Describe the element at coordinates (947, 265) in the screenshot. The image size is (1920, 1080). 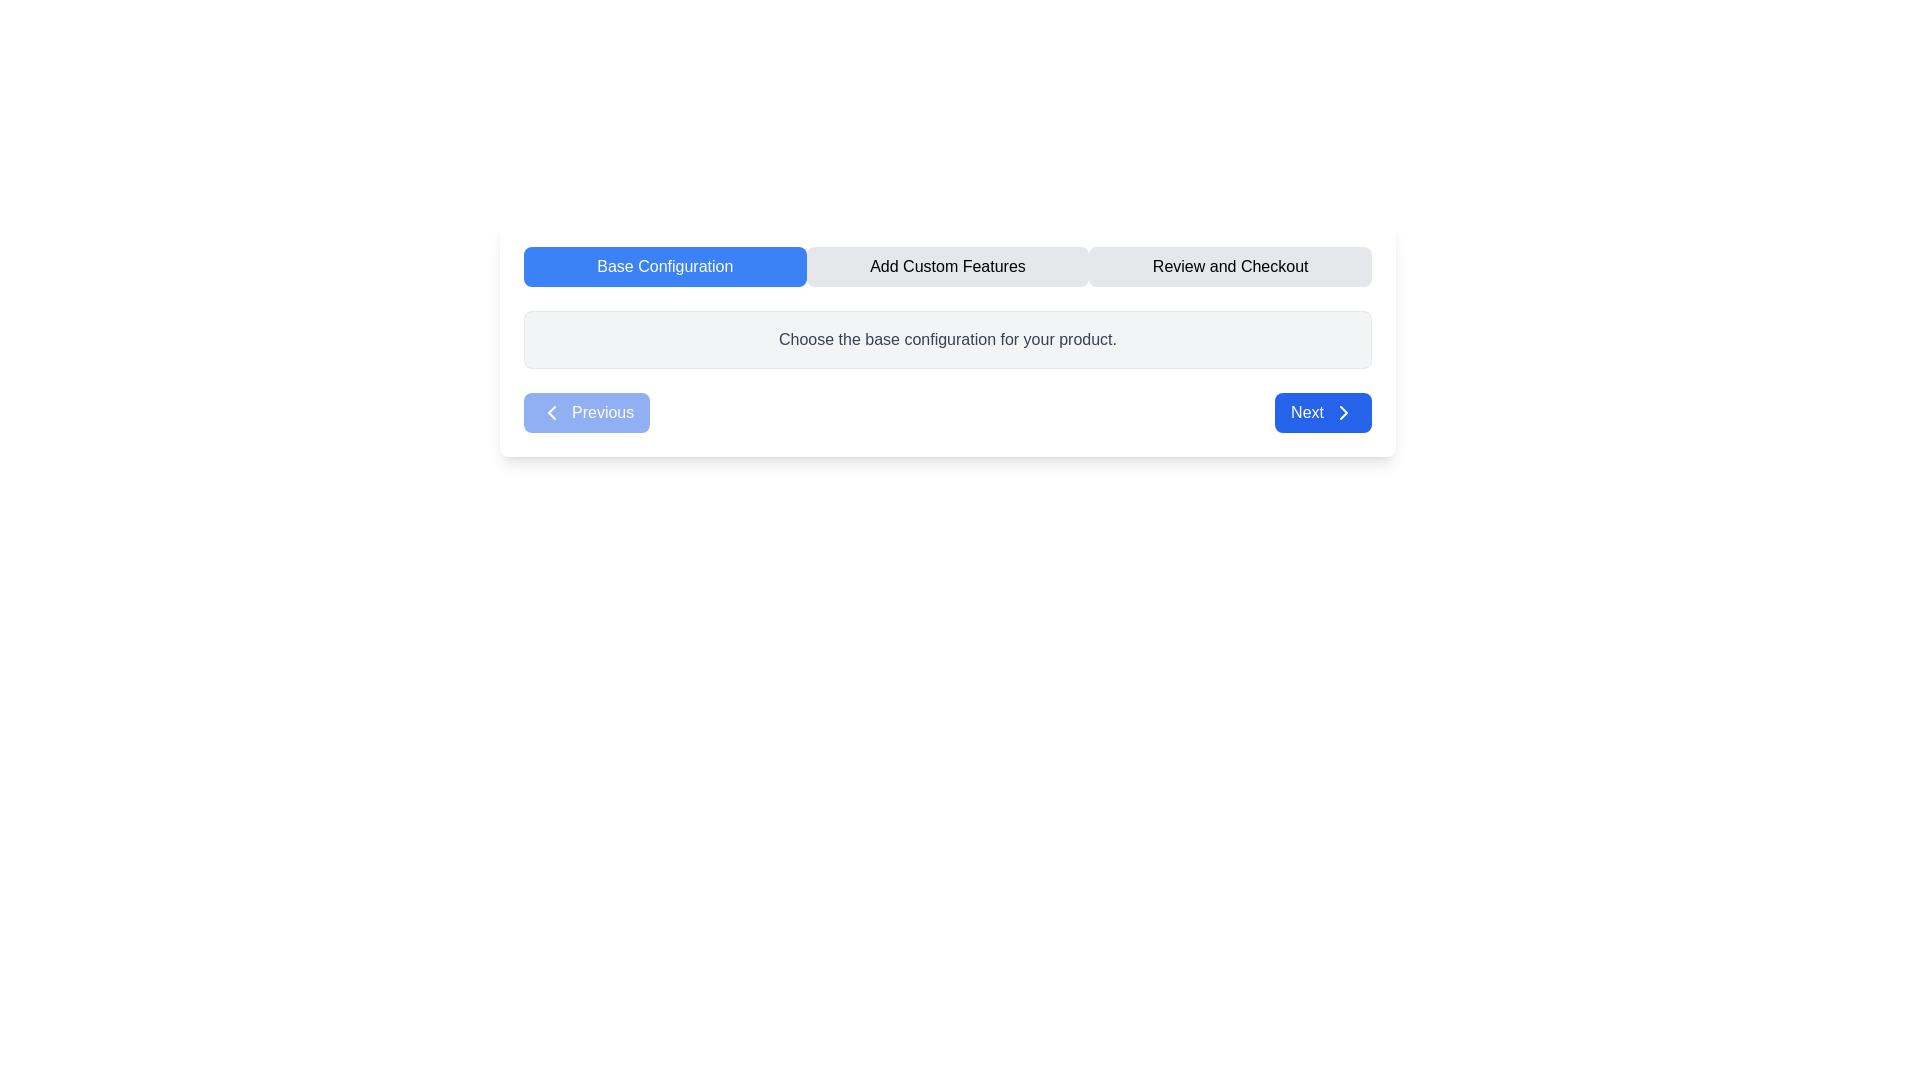
I see `the Text Label that serves as a descriptor for the 'Add Custom Features' phase, which is positioned between the 'Base Configuration' button and the 'Review and Checkout' button` at that location.